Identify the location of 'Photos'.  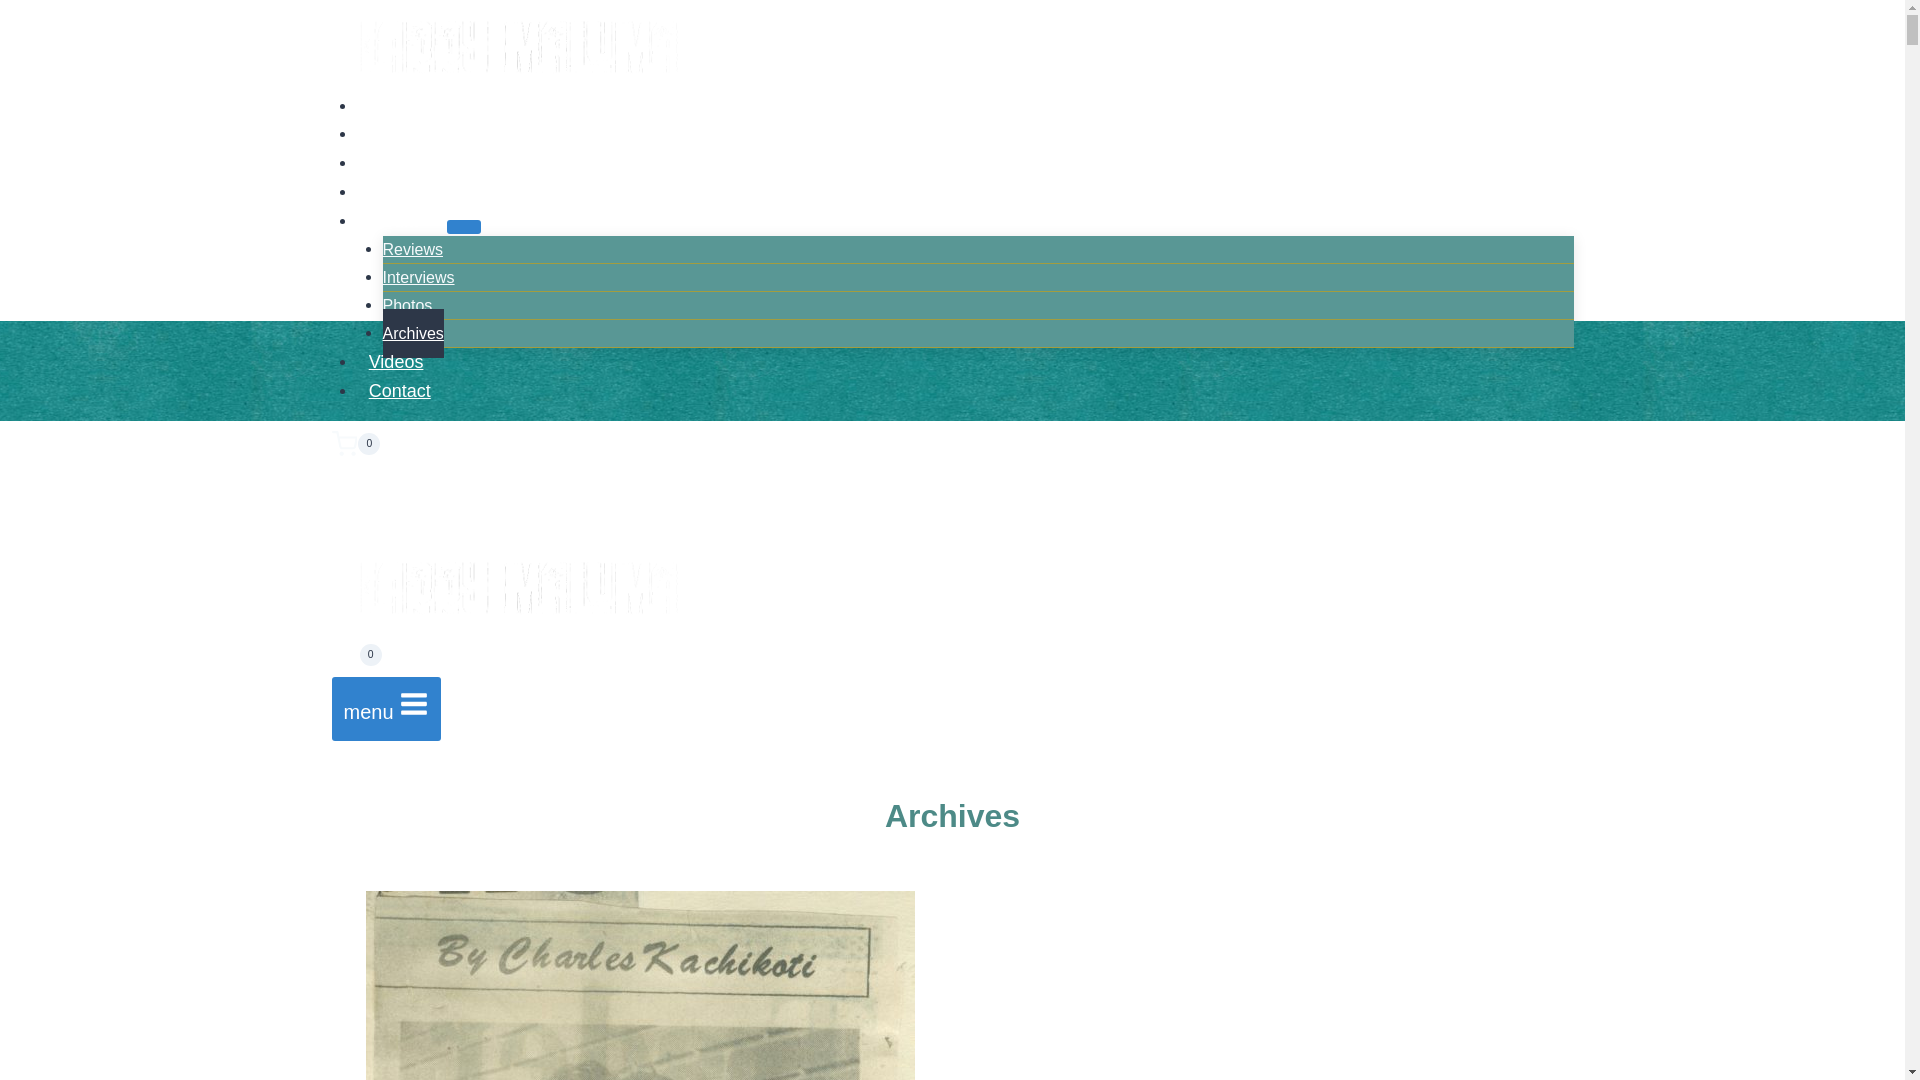
(382, 305).